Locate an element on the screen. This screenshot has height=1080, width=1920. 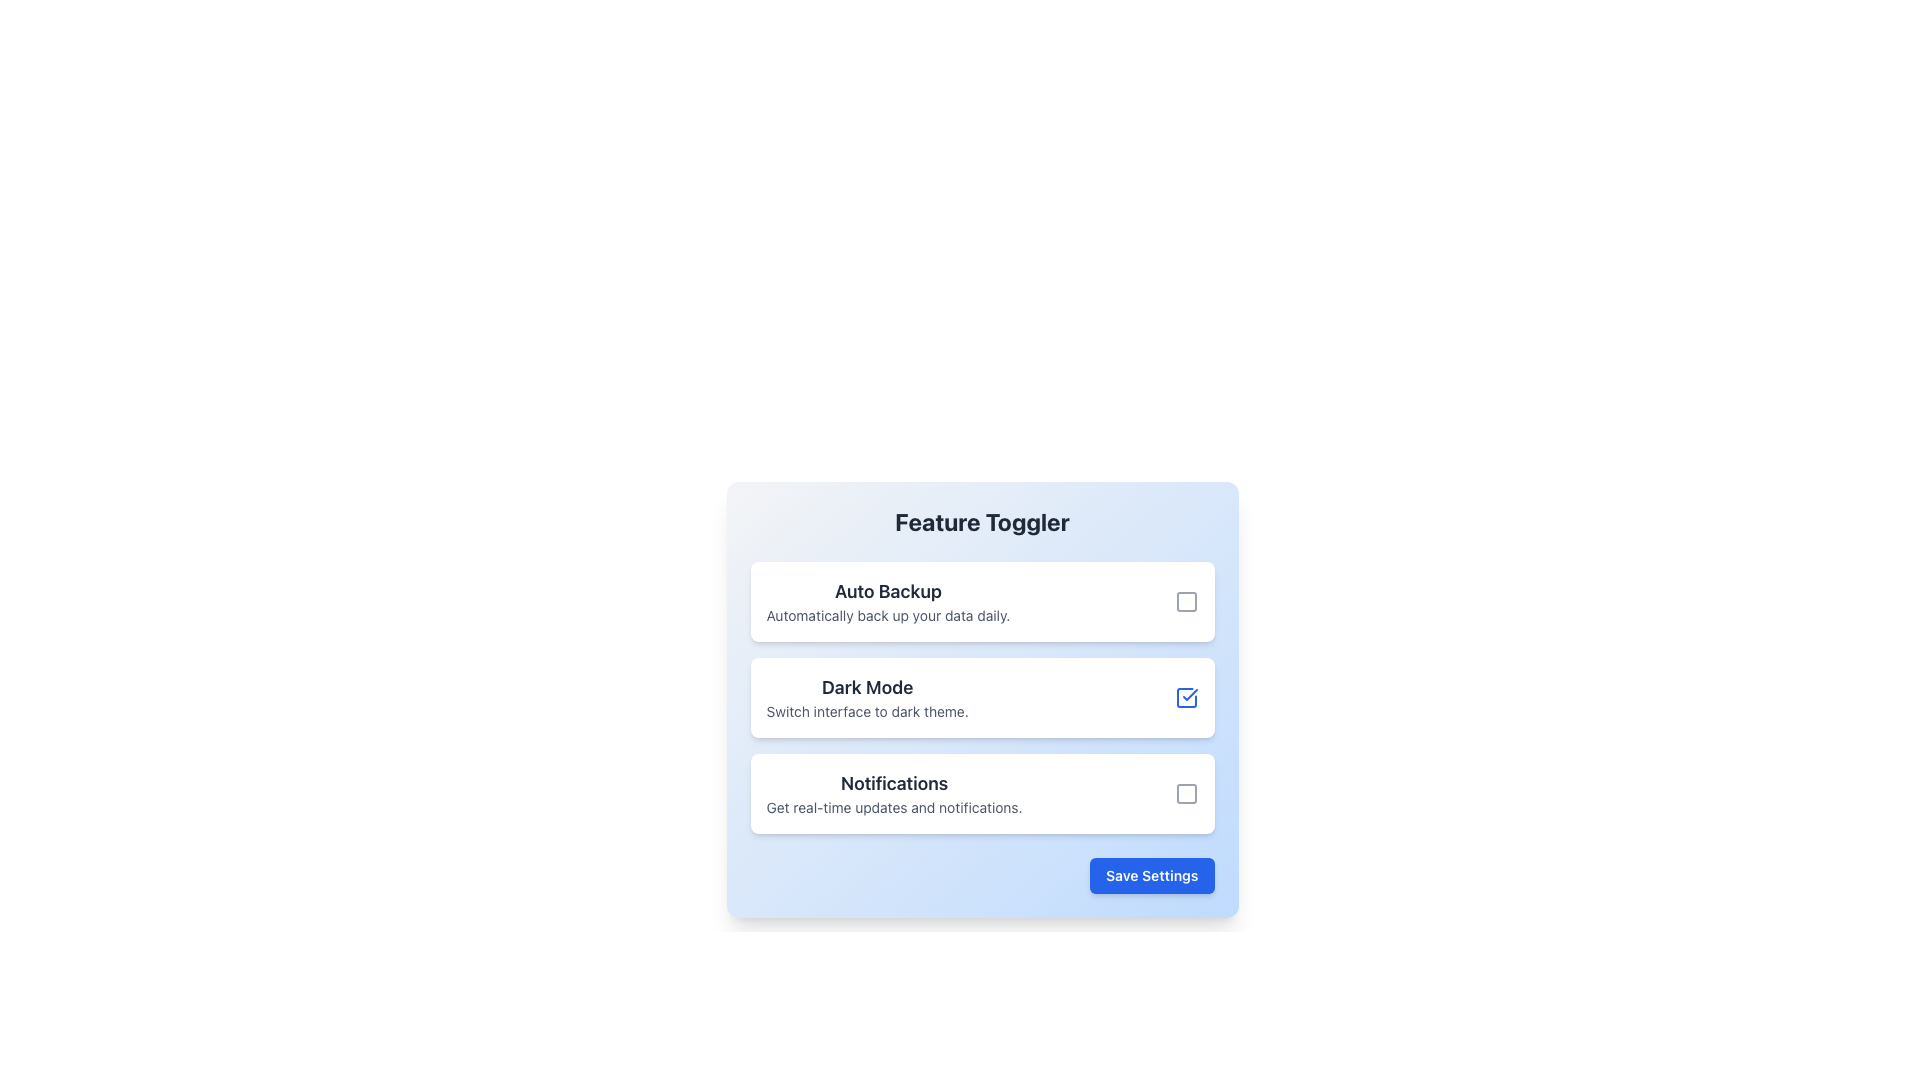
the Text Display element that indicates the purpose of the notification feature, located at the center-left of the card component is located at coordinates (893, 793).